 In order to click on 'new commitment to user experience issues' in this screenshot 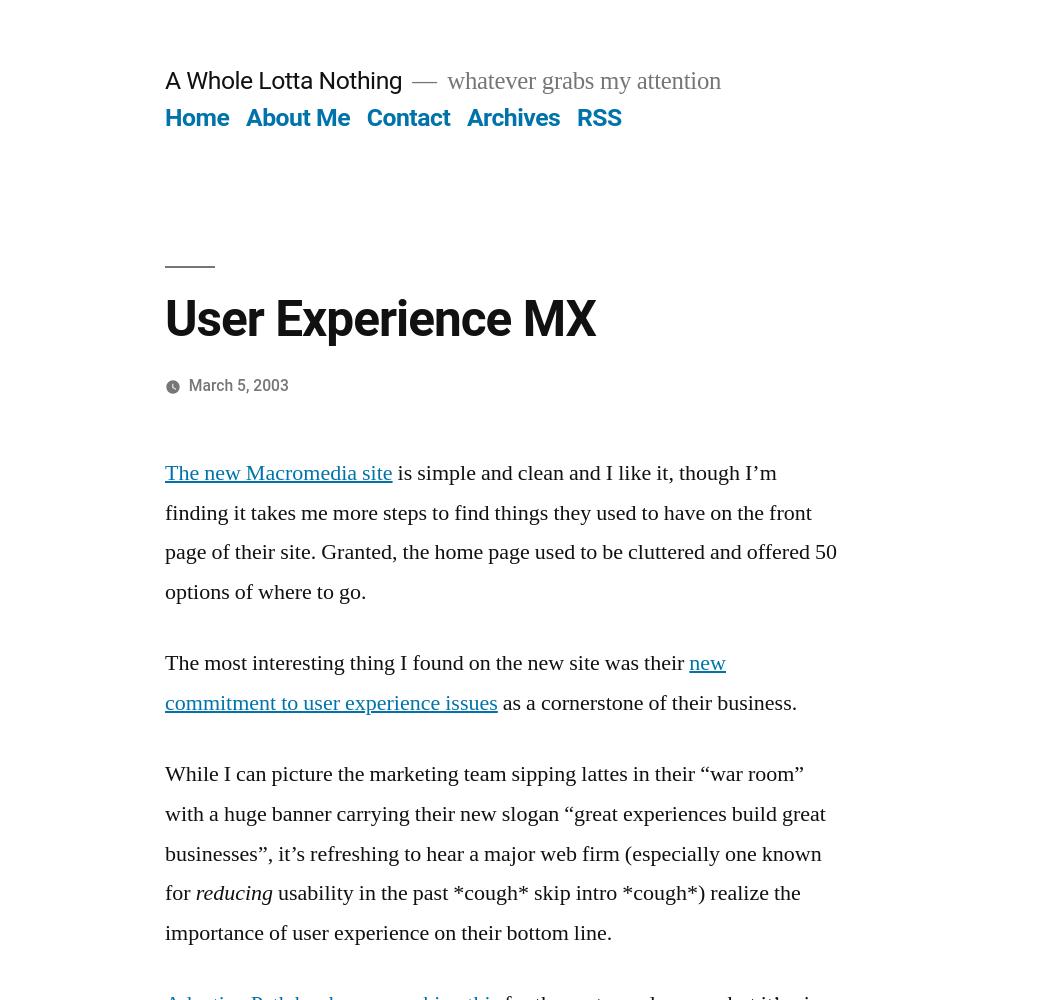, I will do `click(444, 682)`.